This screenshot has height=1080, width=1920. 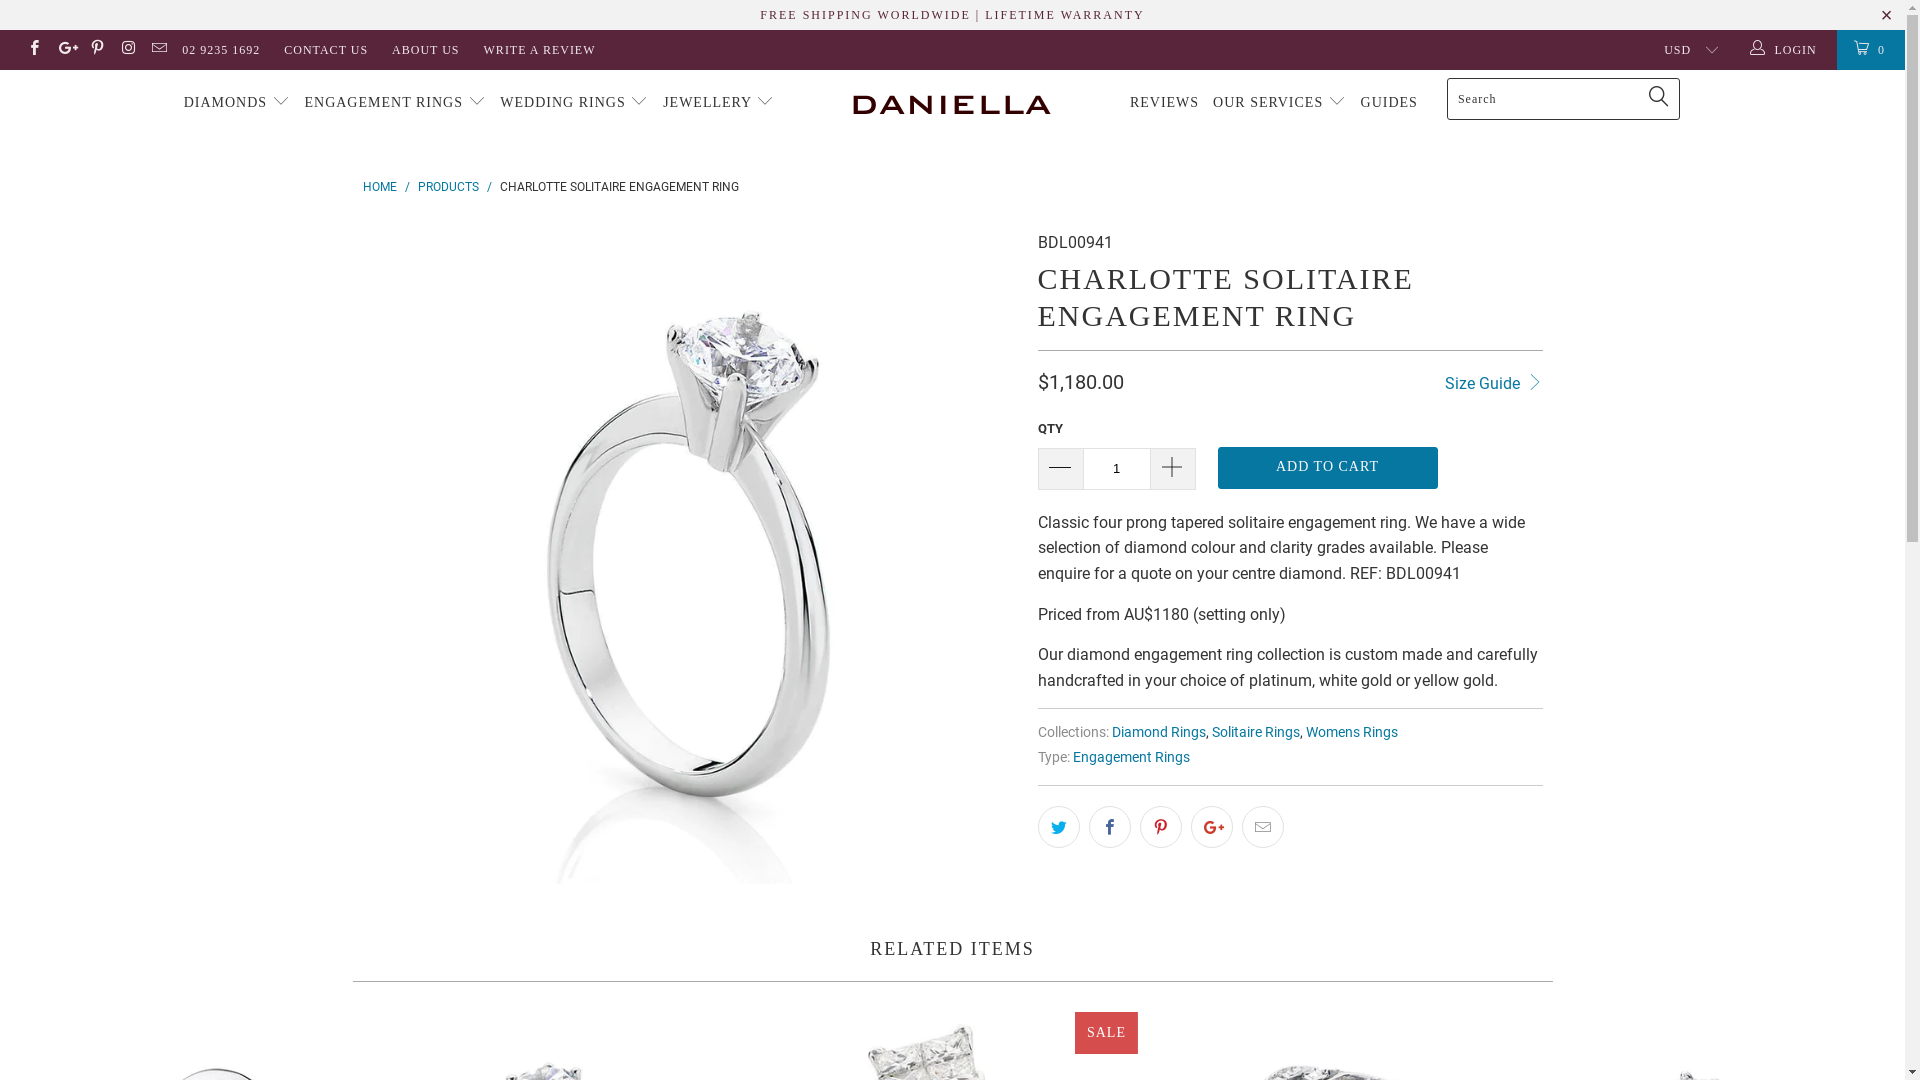 I want to click on 'LOGIN', so click(x=1785, y=49).